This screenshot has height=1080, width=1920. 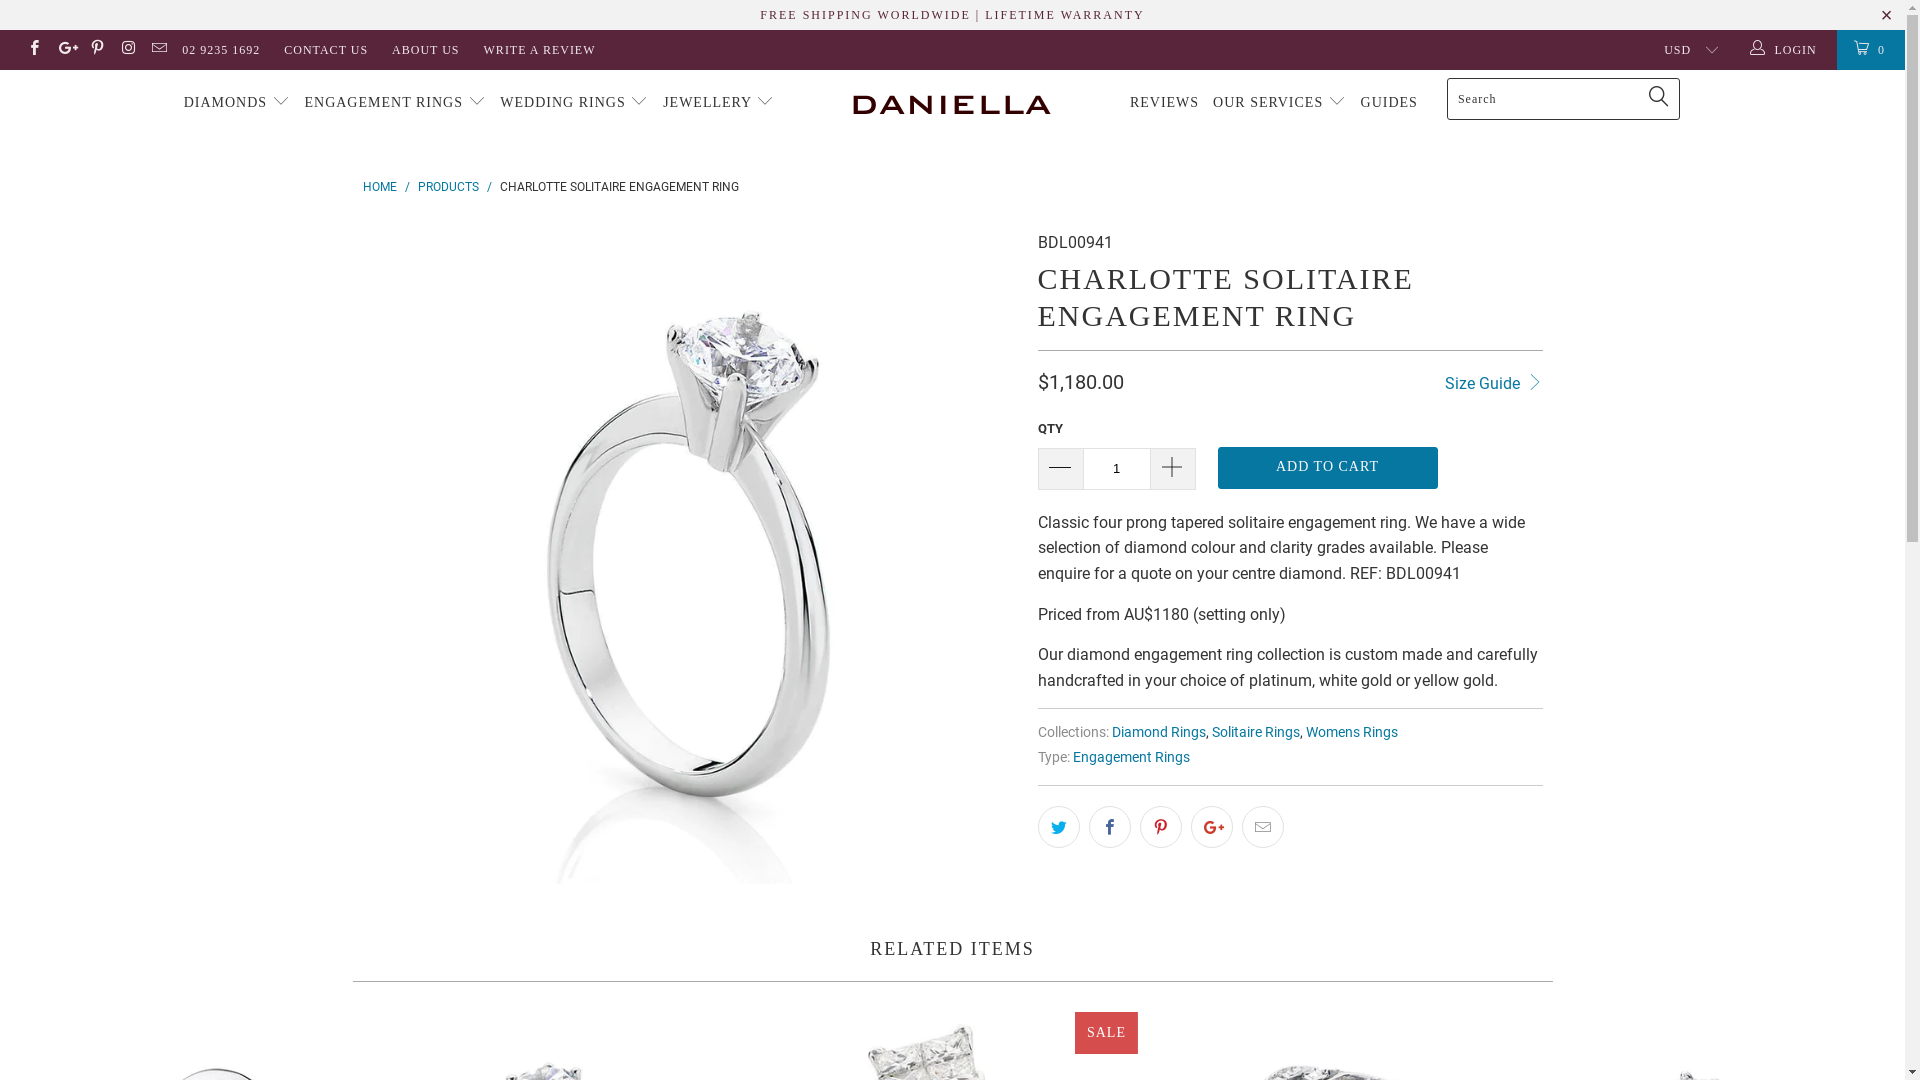 I want to click on 'LOGIN', so click(x=1785, y=49).